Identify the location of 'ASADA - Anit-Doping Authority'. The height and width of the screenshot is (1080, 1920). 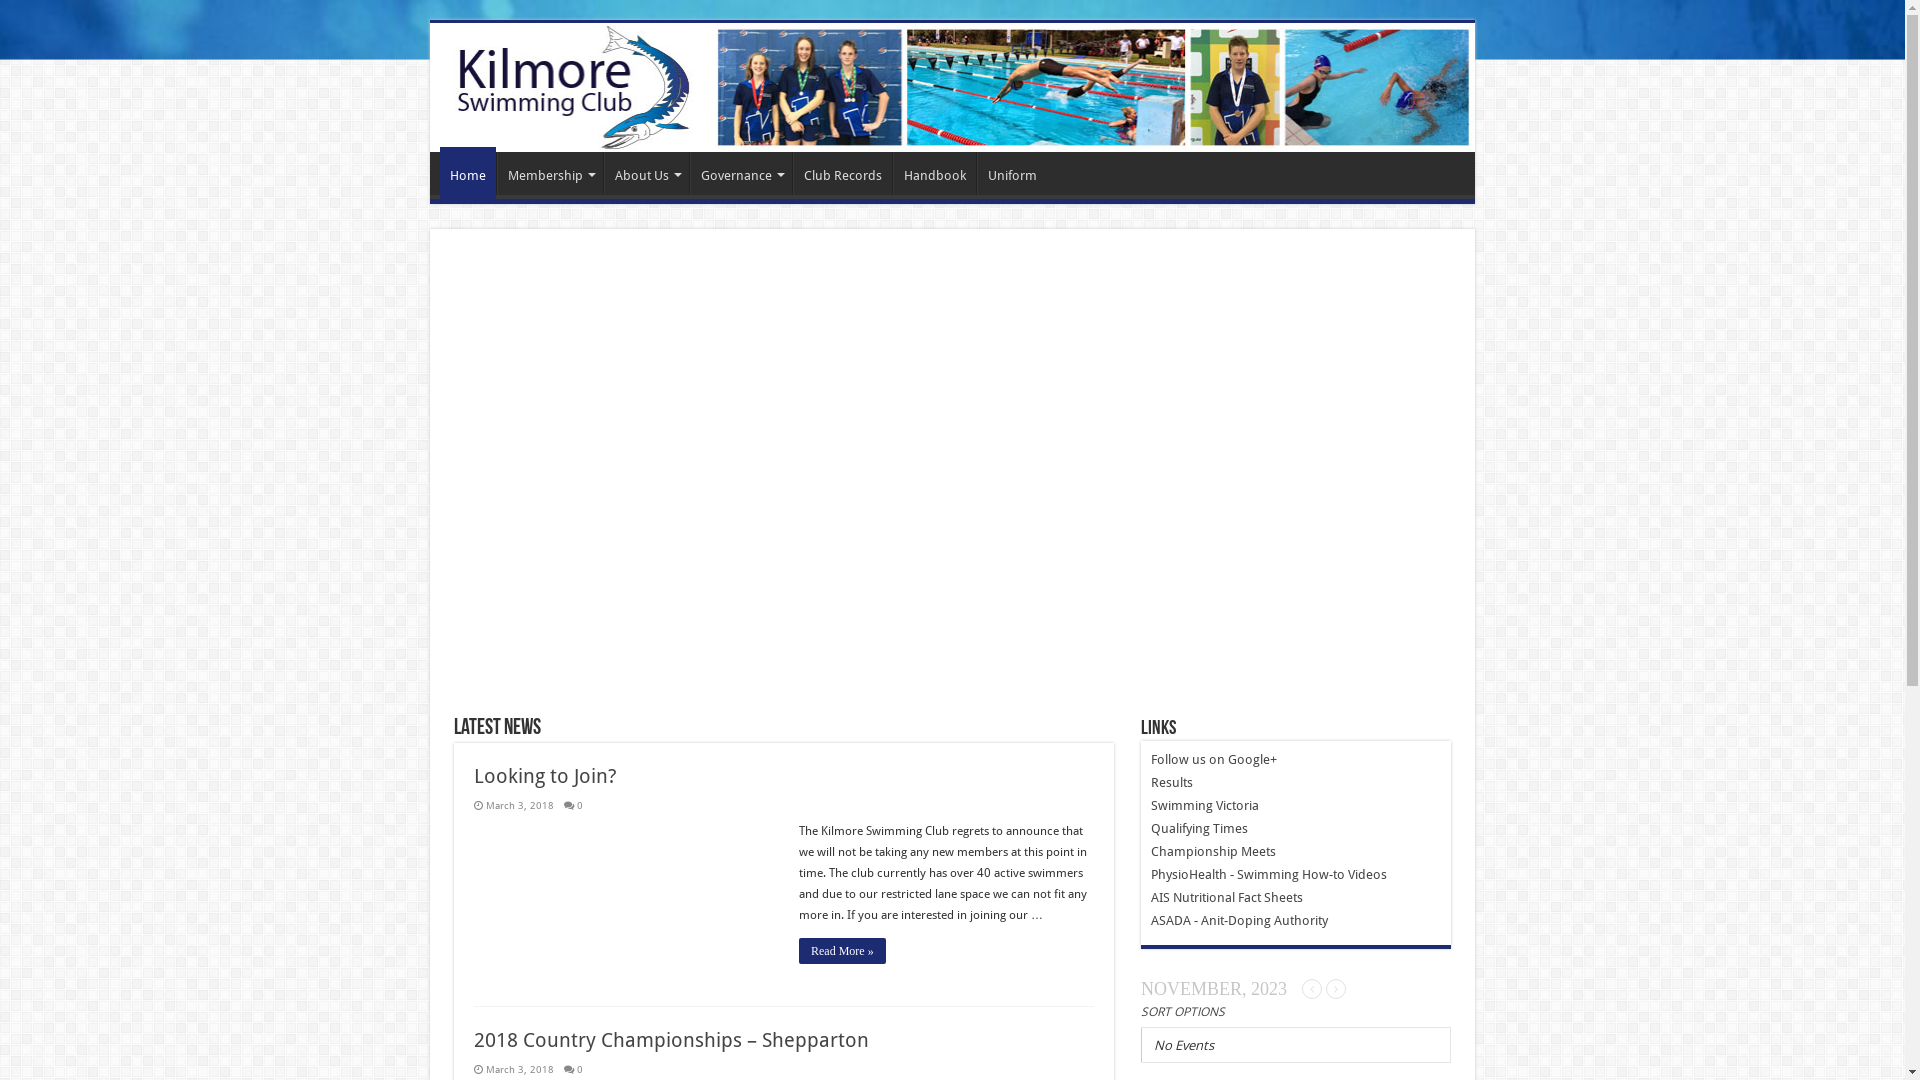
(1238, 919).